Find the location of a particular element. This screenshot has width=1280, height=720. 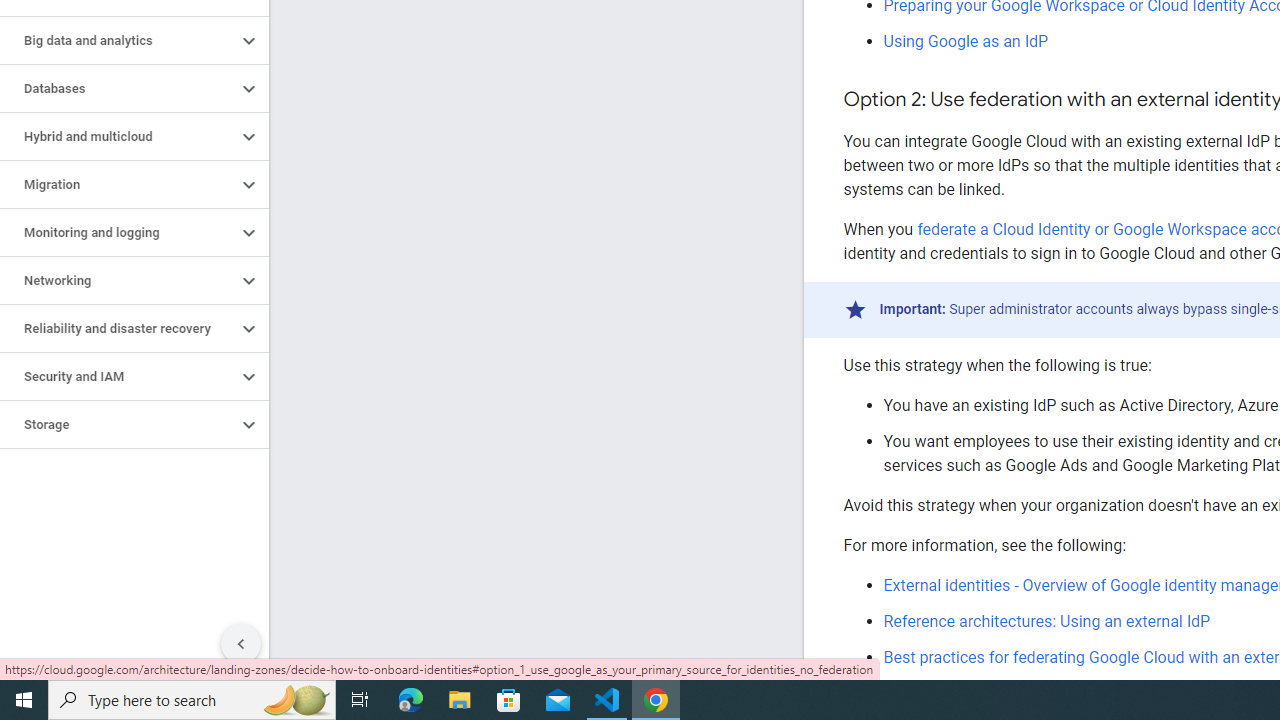

'Networking' is located at coordinates (117, 281).